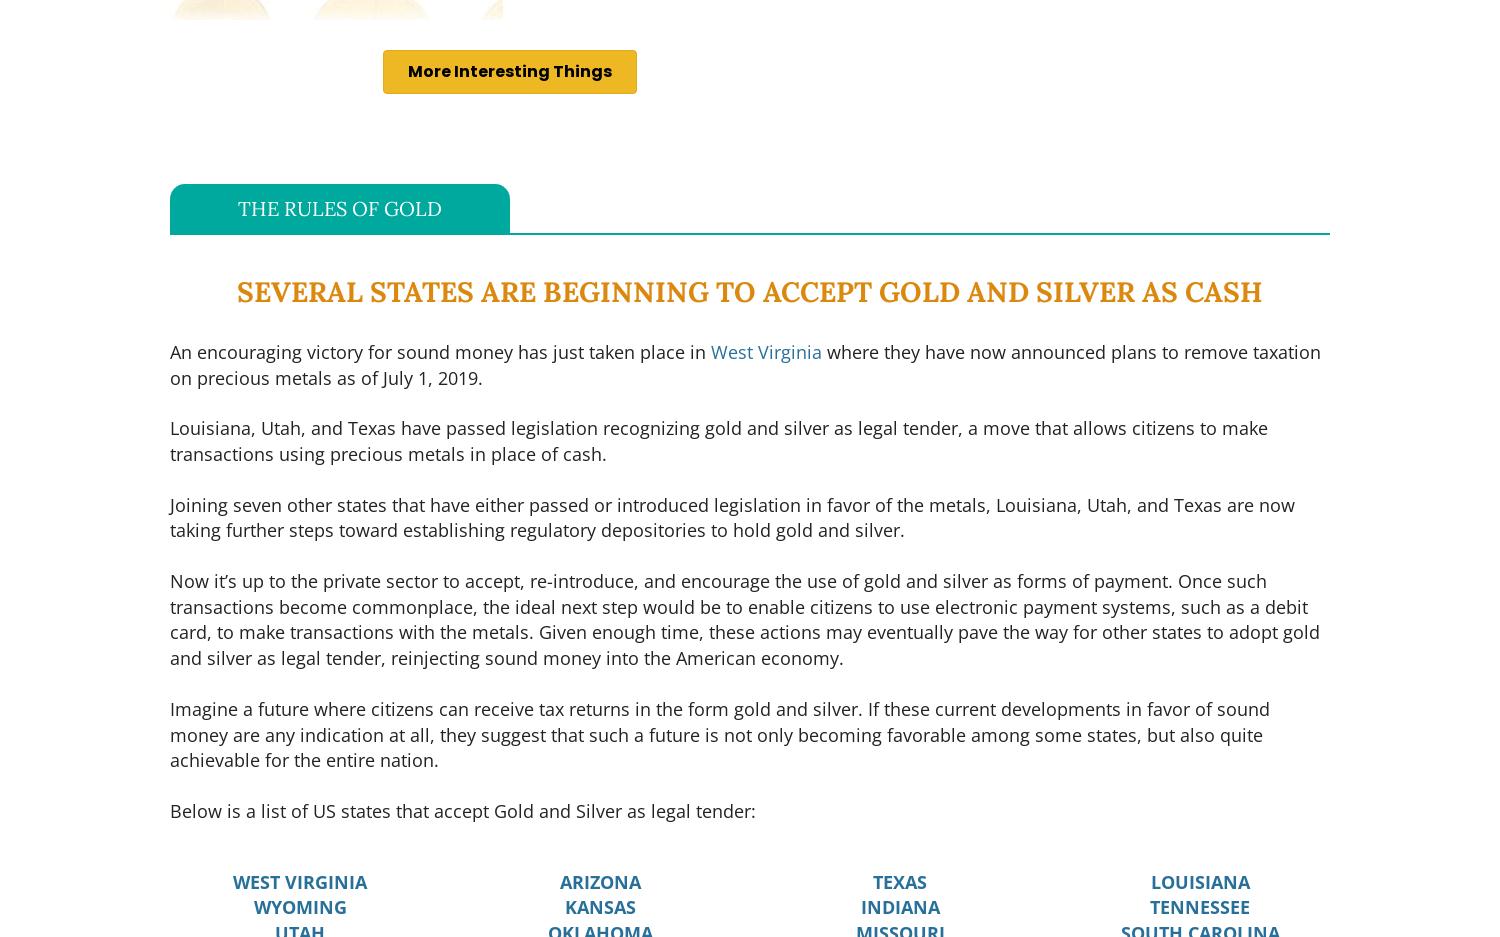 This screenshot has height=937, width=1500. What do you see at coordinates (169, 809) in the screenshot?
I see `'Below is a list of US states that accept Gold and'` at bounding box center [169, 809].